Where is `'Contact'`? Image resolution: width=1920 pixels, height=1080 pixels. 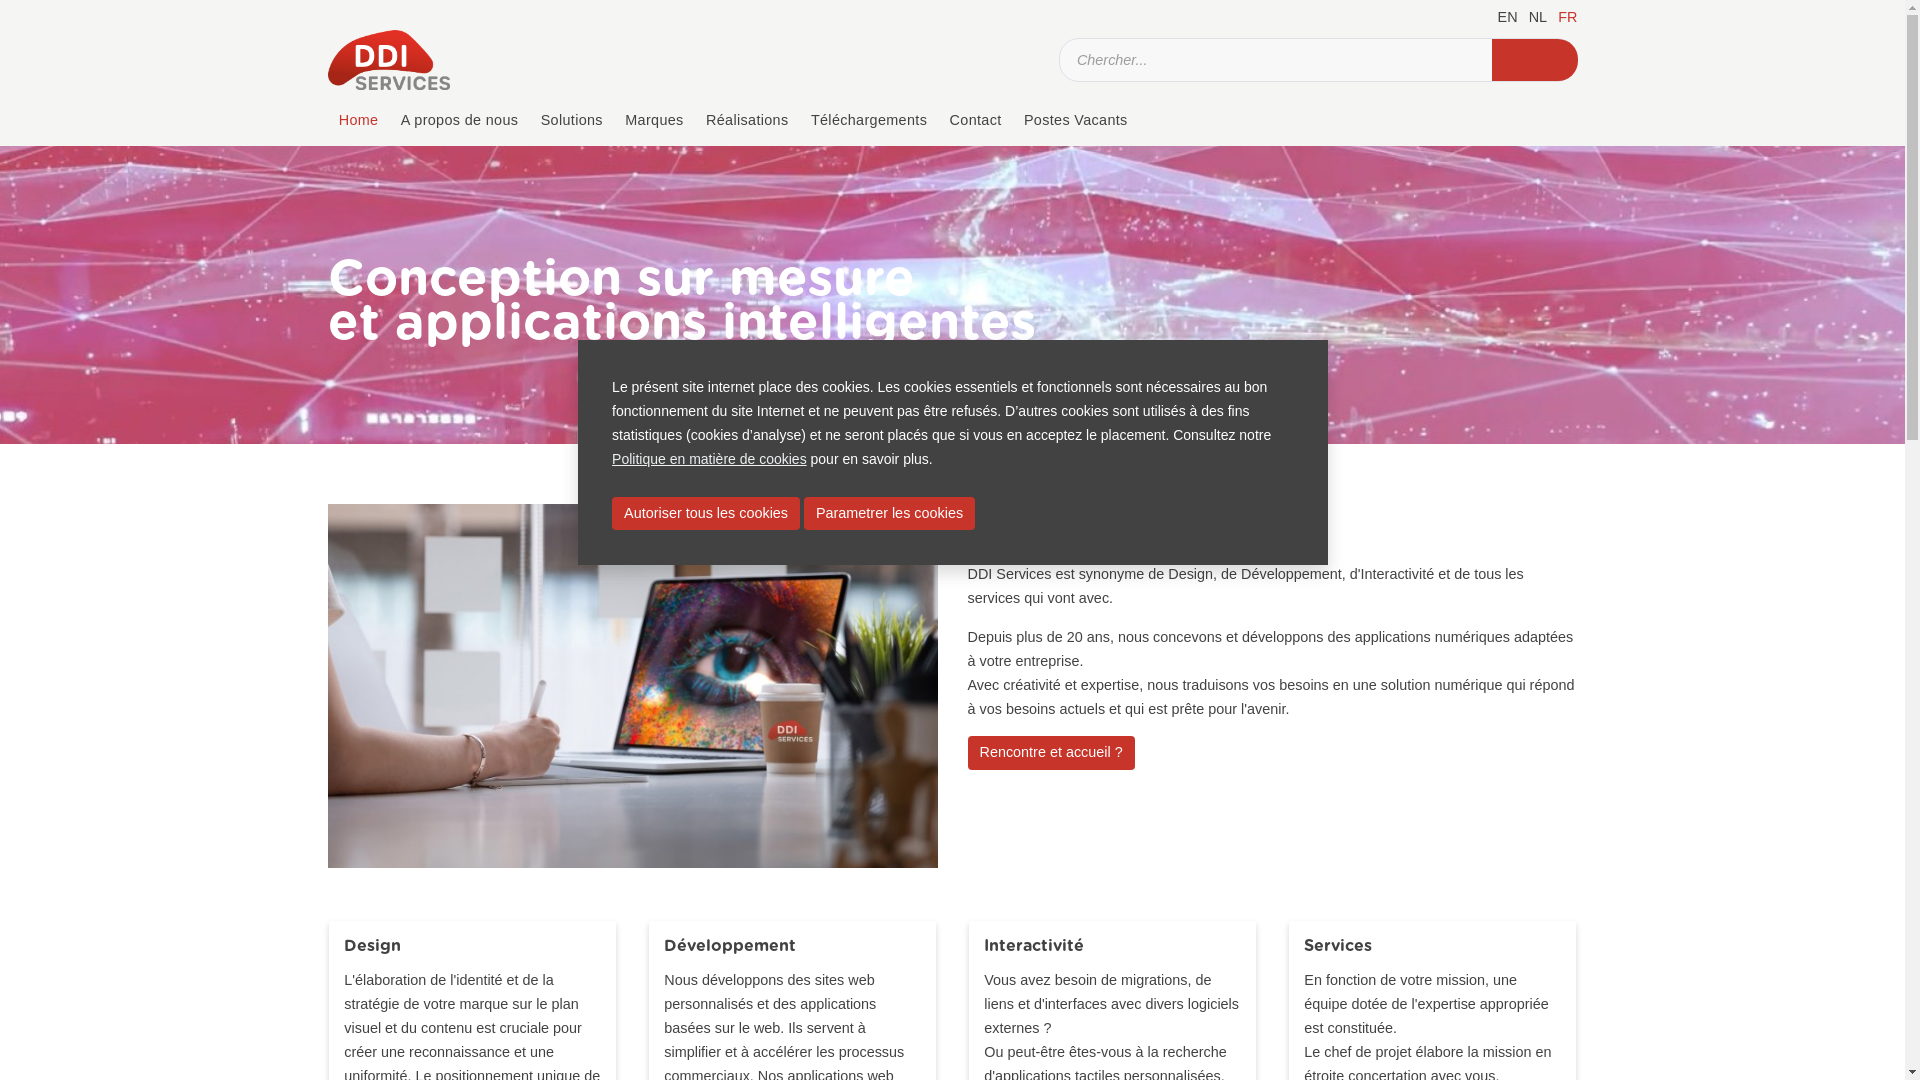 'Contact' is located at coordinates (936, 120).